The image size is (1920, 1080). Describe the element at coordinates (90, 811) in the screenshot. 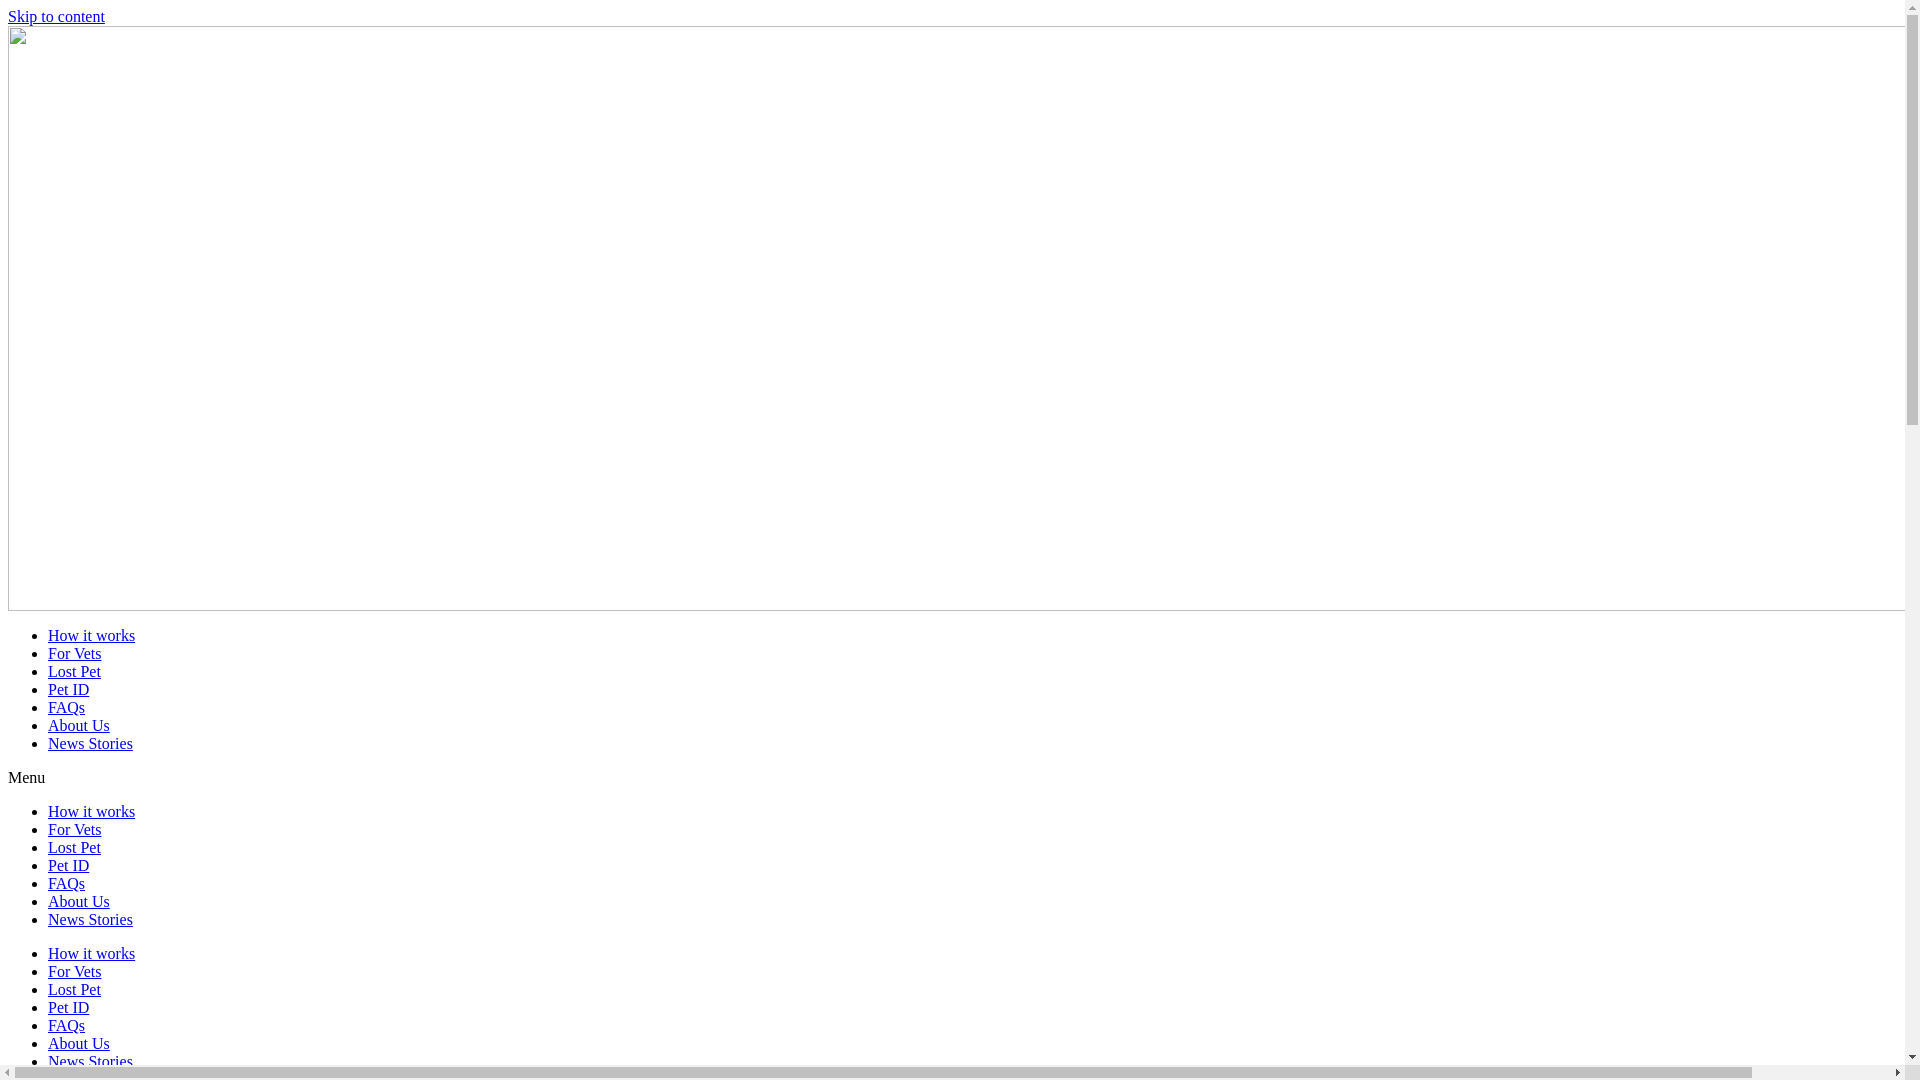

I see `'How it works'` at that location.